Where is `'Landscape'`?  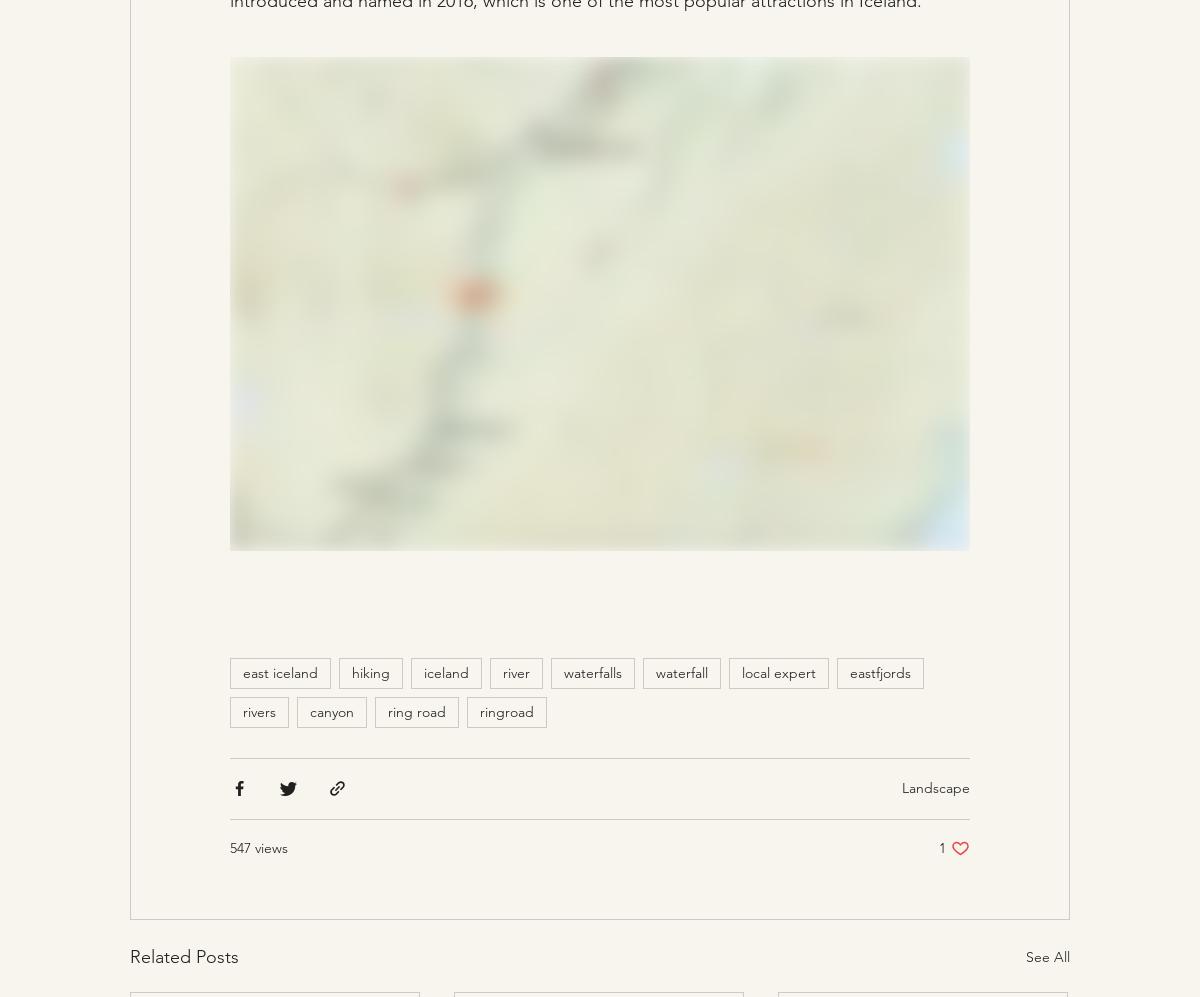
'Landscape' is located at coordinates (936, 787).